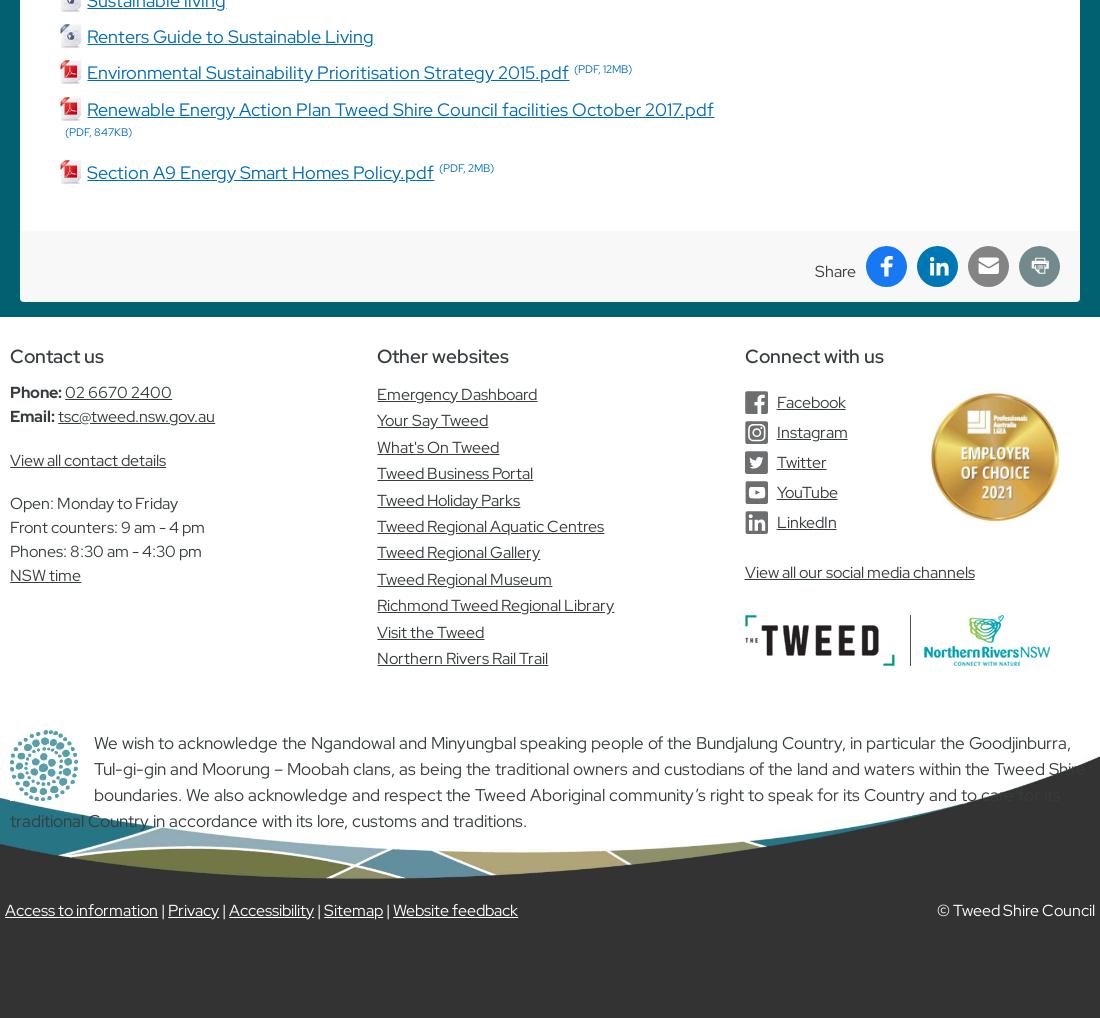 The width and height of the screenshot is (1100, 1018). Describe the element at coordinates (857, 572) in the screenshot. I see `'View all our social media channels'` at that location.